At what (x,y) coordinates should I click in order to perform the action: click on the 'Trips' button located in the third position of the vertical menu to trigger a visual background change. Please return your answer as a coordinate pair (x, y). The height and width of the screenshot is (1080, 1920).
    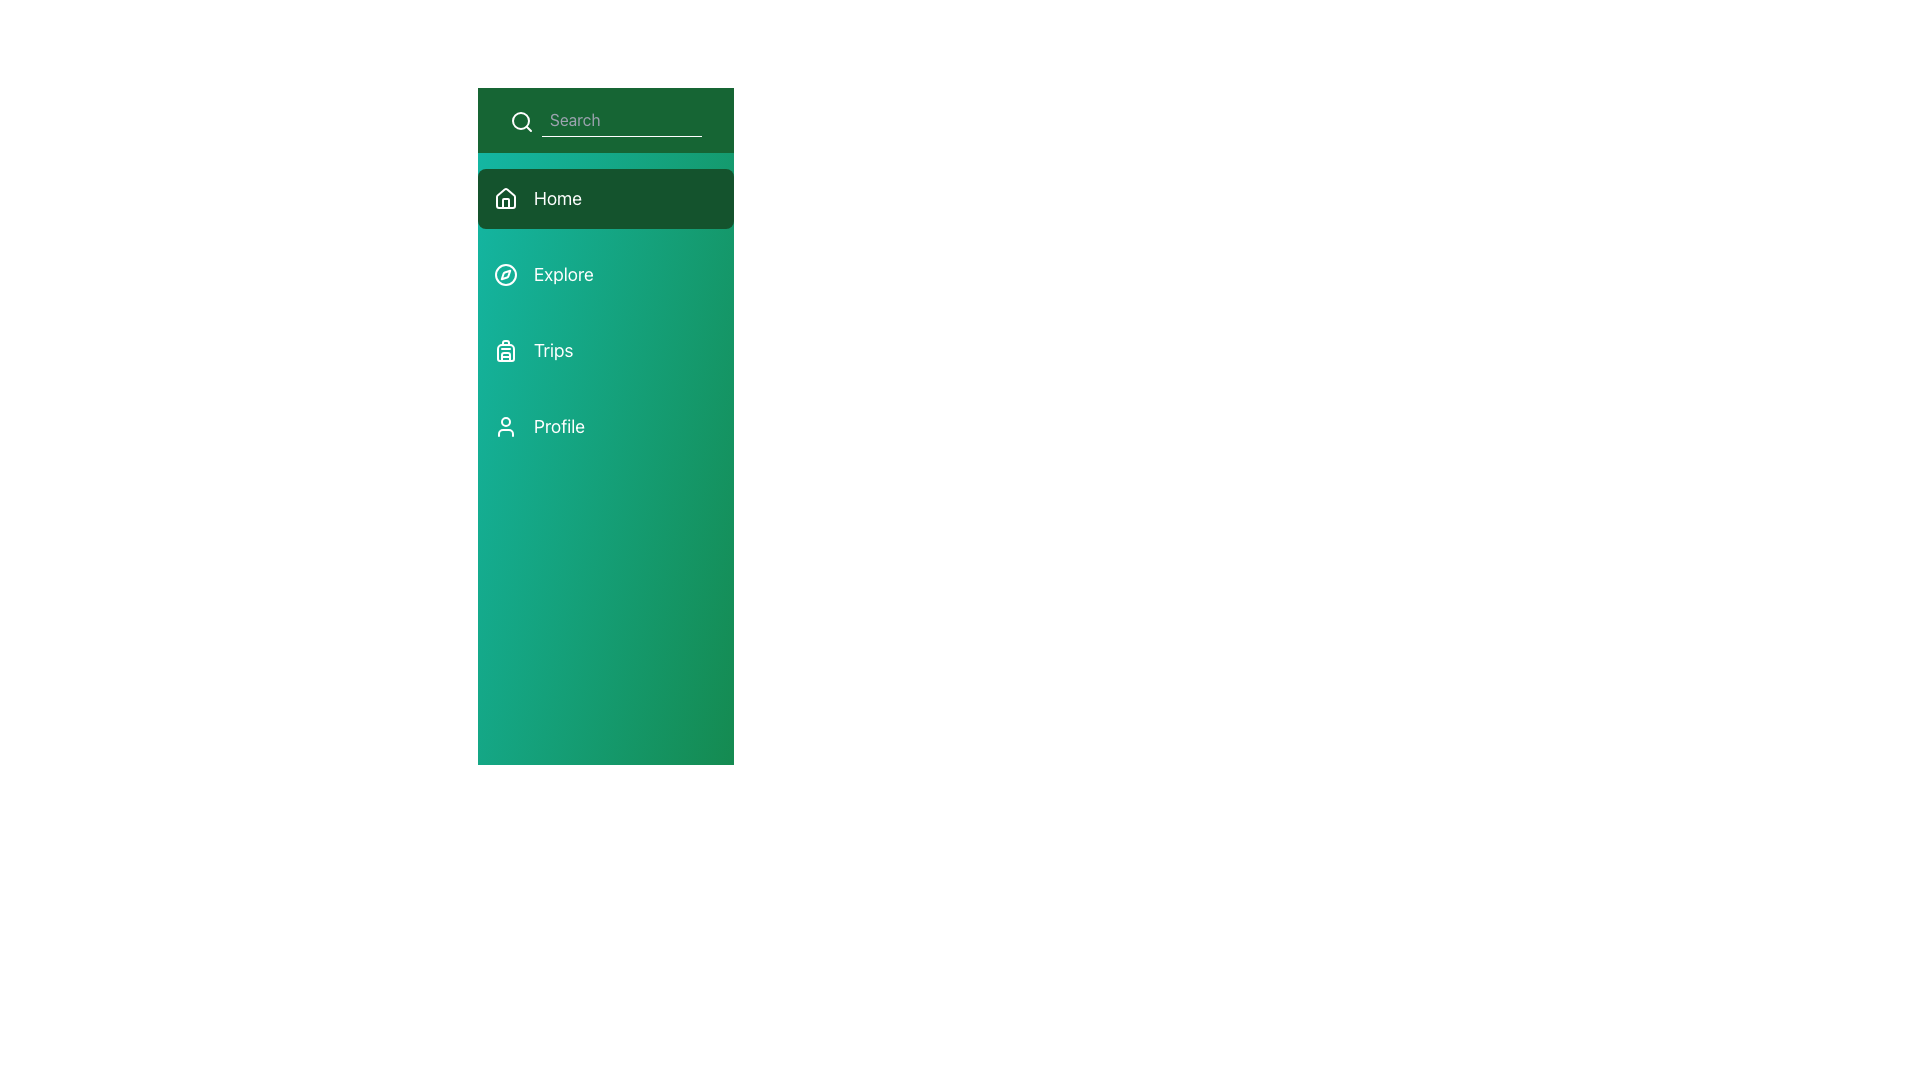
    Looking at the image, I should click on (604, 350).